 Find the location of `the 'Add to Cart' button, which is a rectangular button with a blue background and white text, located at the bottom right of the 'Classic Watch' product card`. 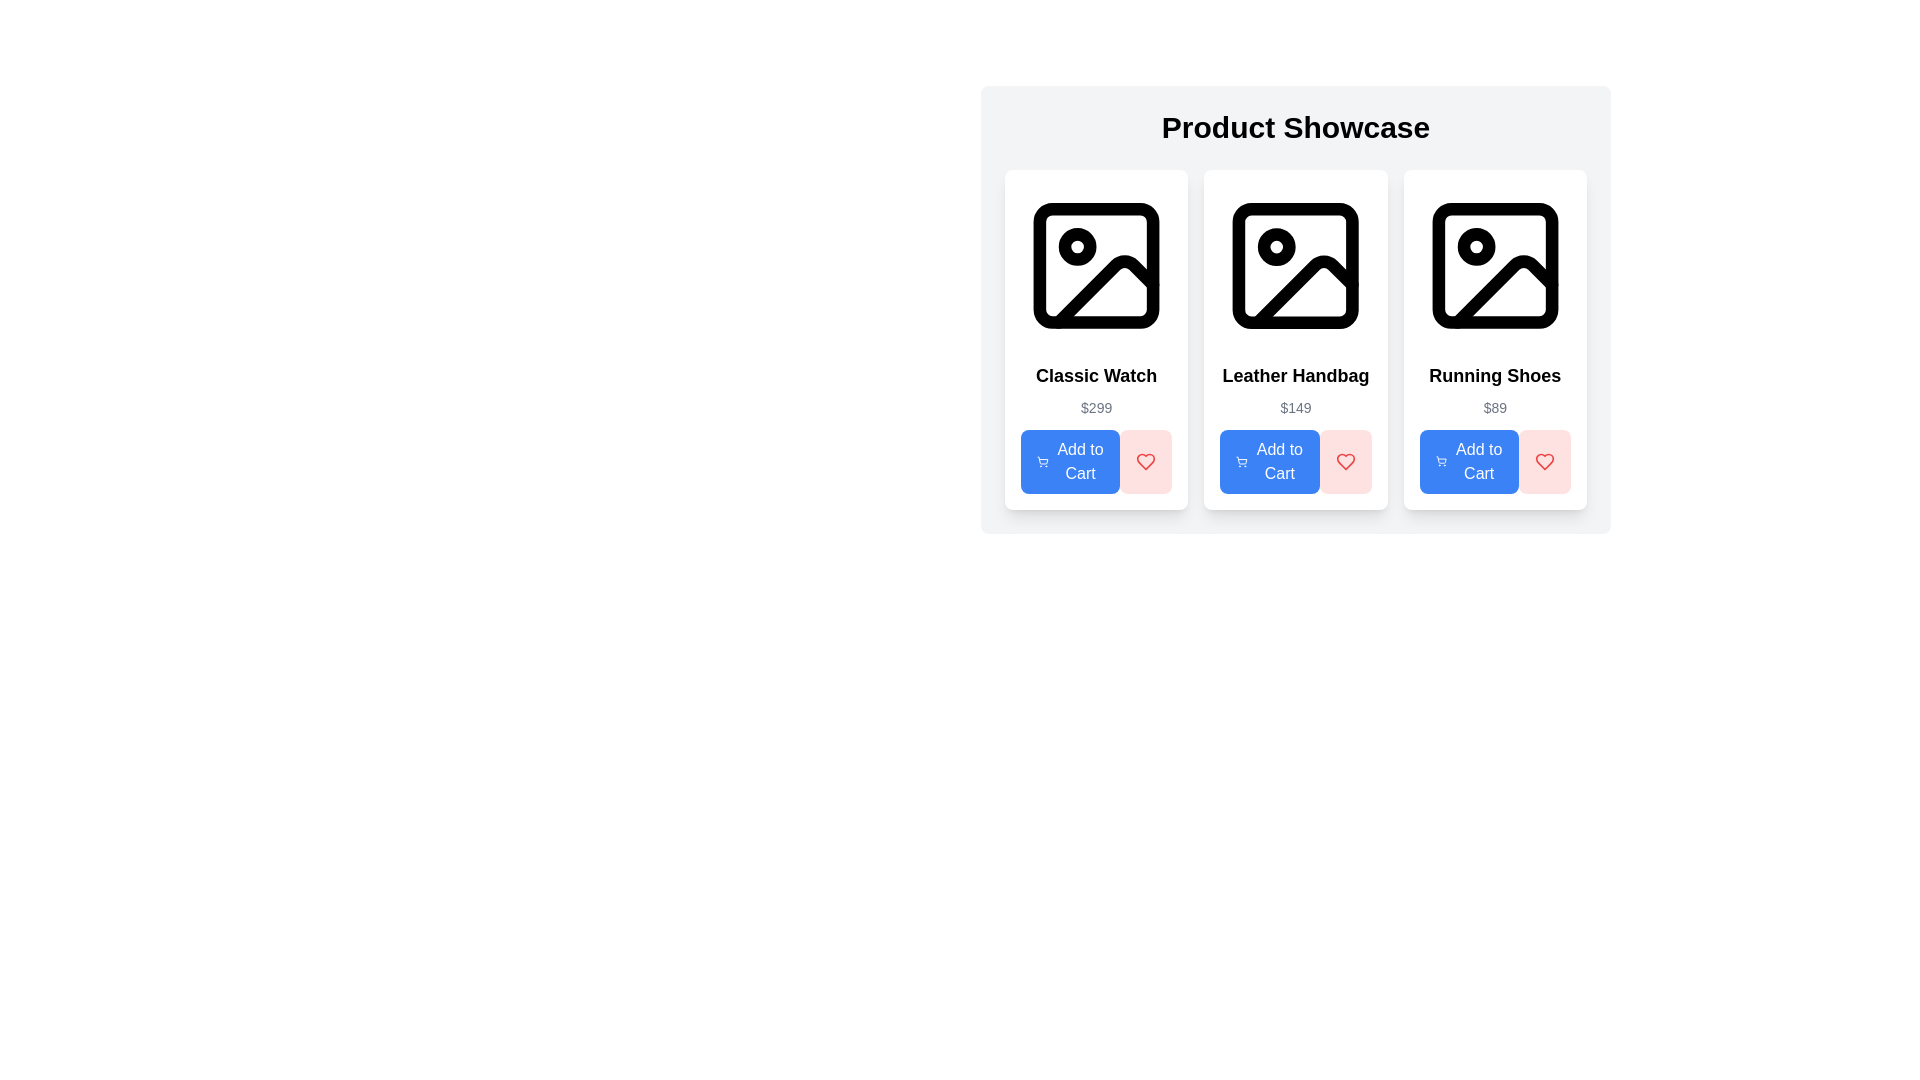

the 'Add to Cart' button, which is a rectangular button with a blue background and white text, located at the bottom right of the 'Classic Watch' product card is located at coordinates (1095, 462).